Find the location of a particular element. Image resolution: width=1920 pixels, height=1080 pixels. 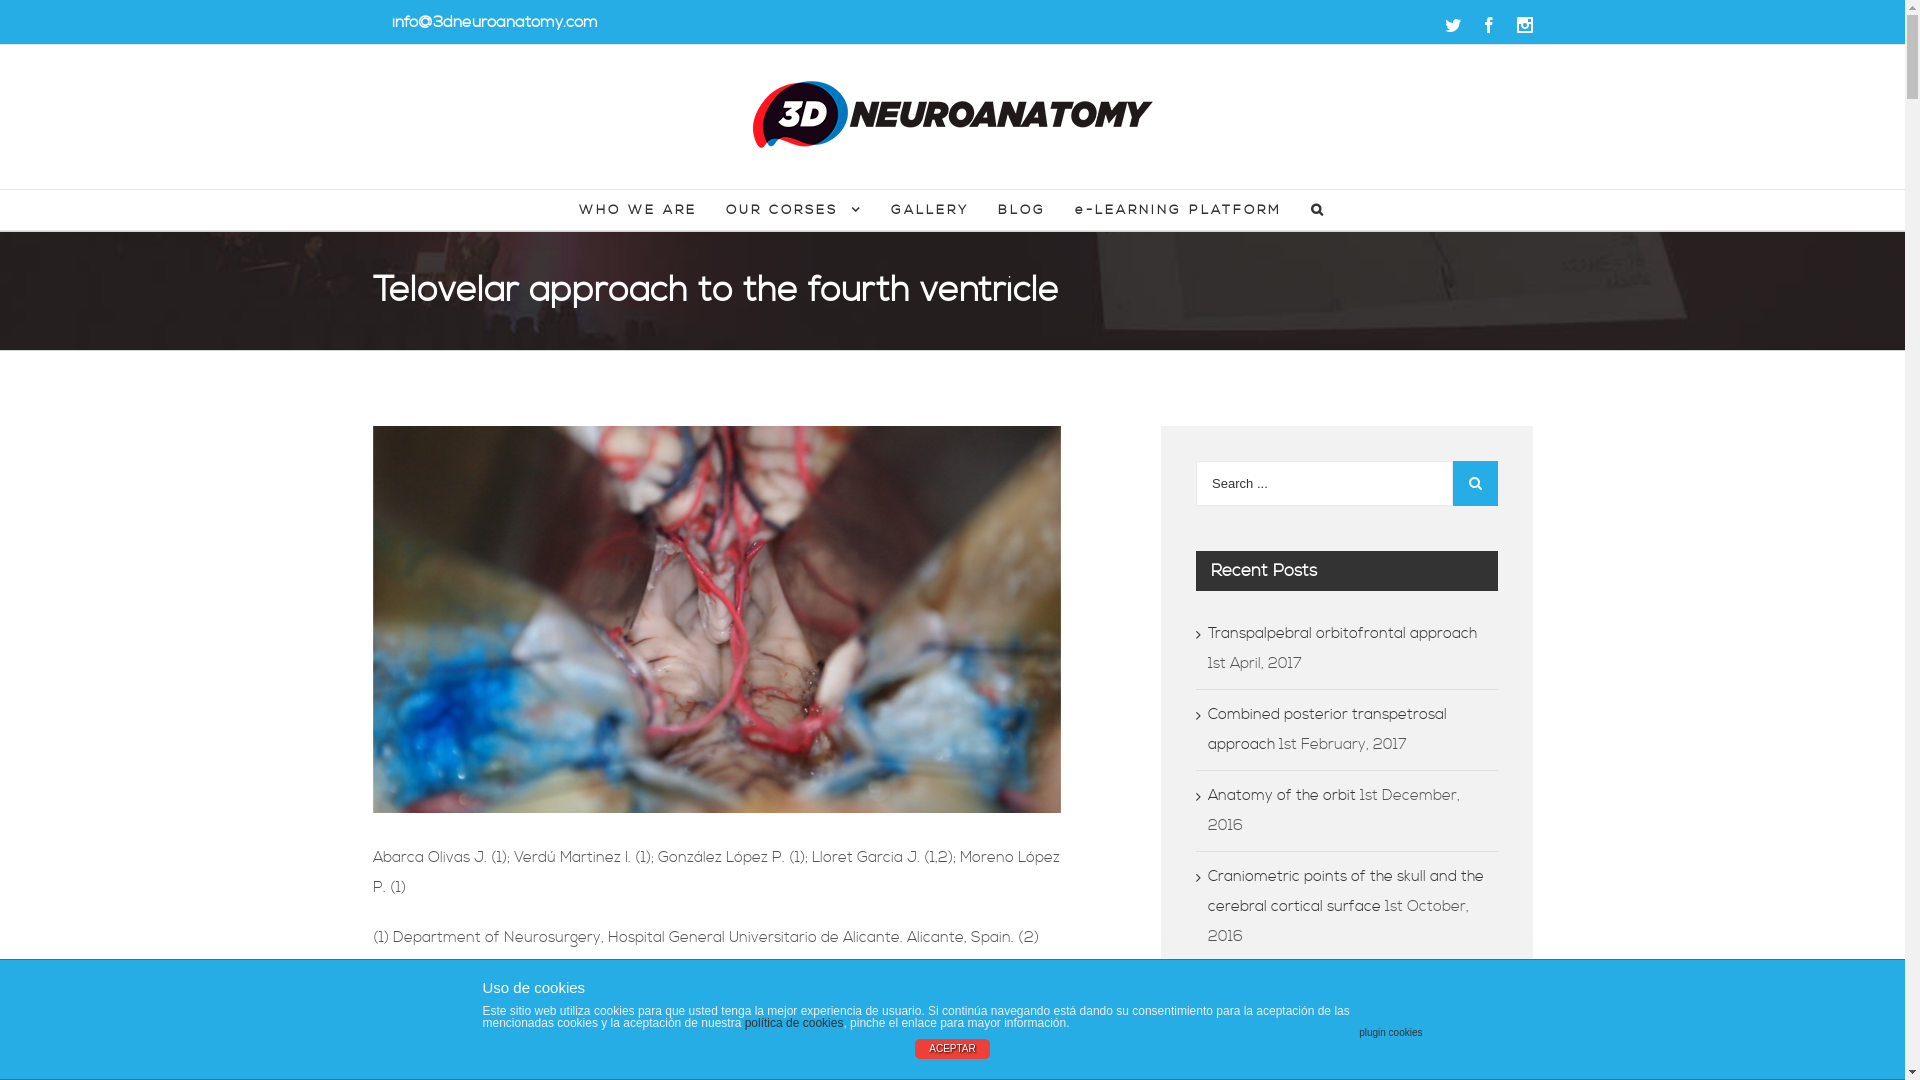

'OUR CORSES' is located at coordinates (792, 209).